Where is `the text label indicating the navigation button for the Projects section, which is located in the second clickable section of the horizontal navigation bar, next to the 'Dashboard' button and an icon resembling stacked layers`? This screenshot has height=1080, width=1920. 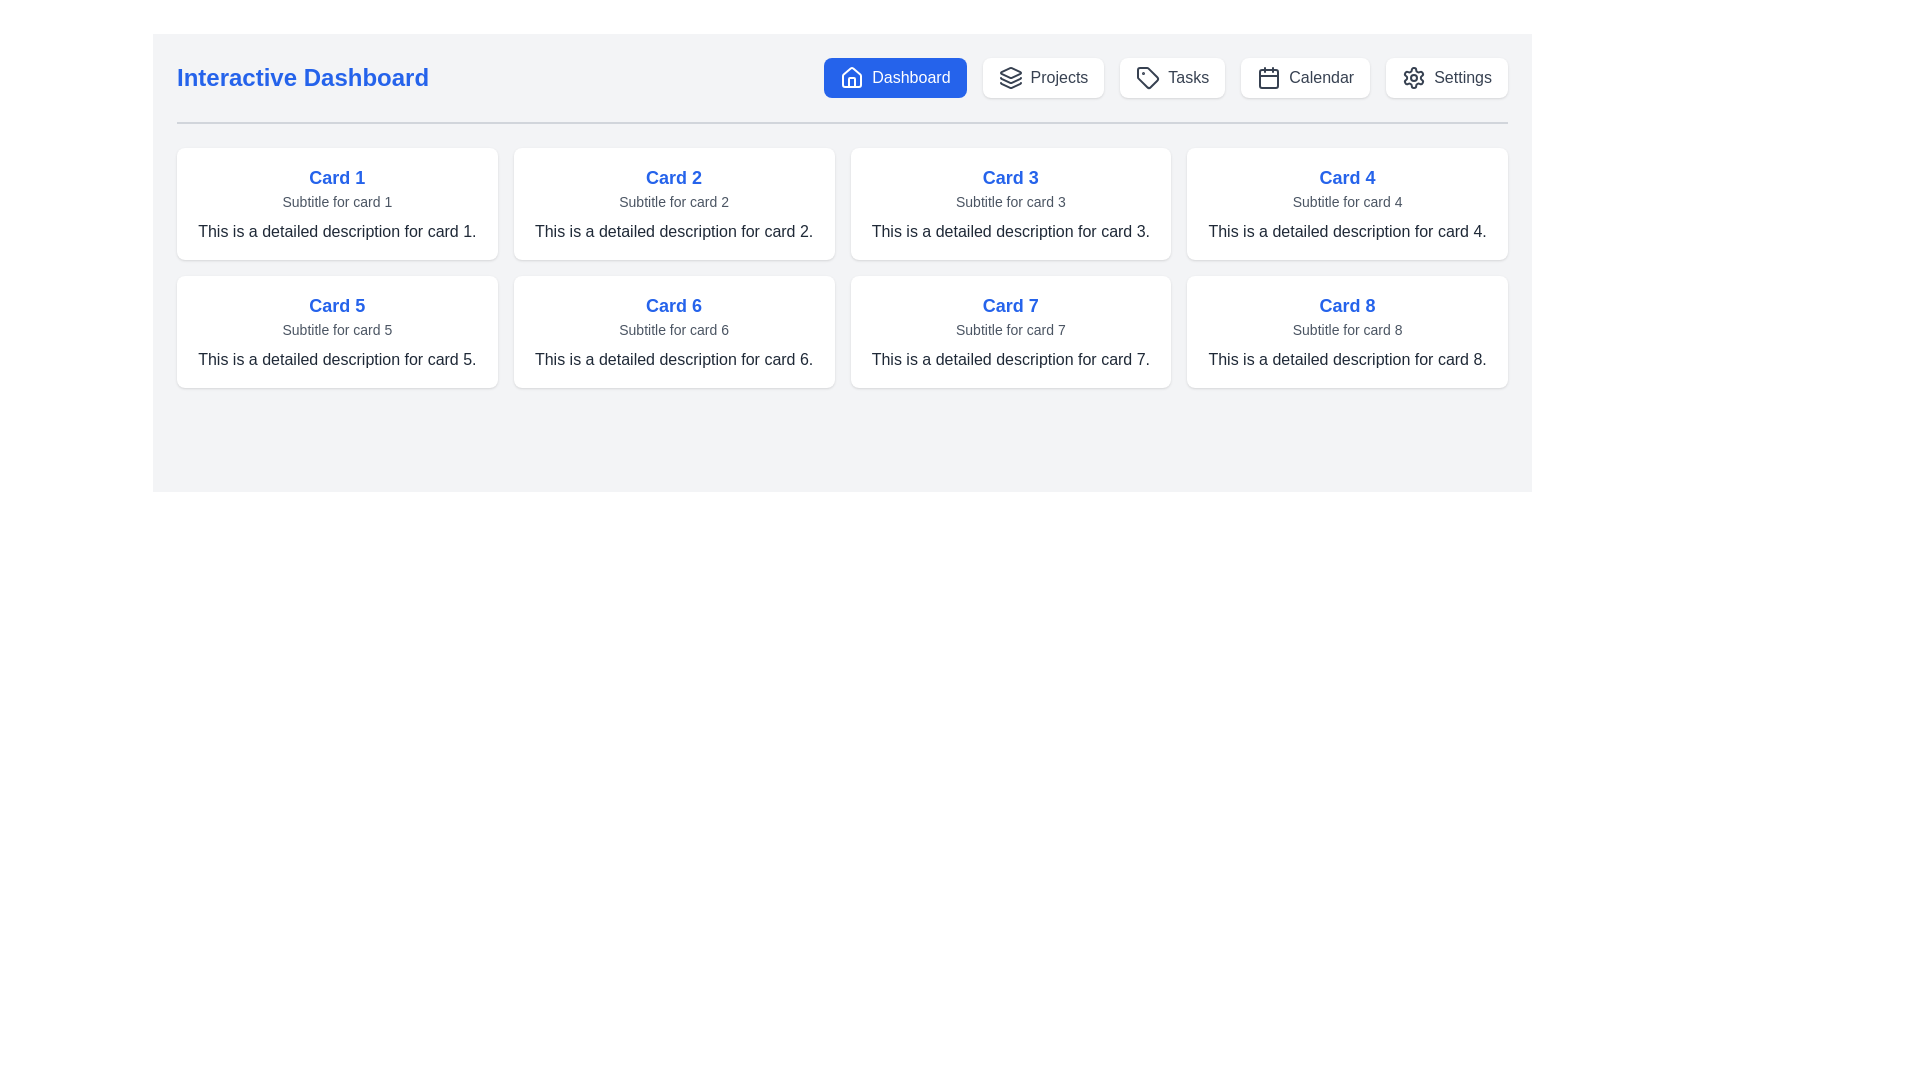
the text label indicating the navigation button for the Projects section, which is located in the second clickable section of the horizontal navigation bar, next to the 'Dashboard' button and an icon resembling stacked layers is located at coordinates (1058, 76).